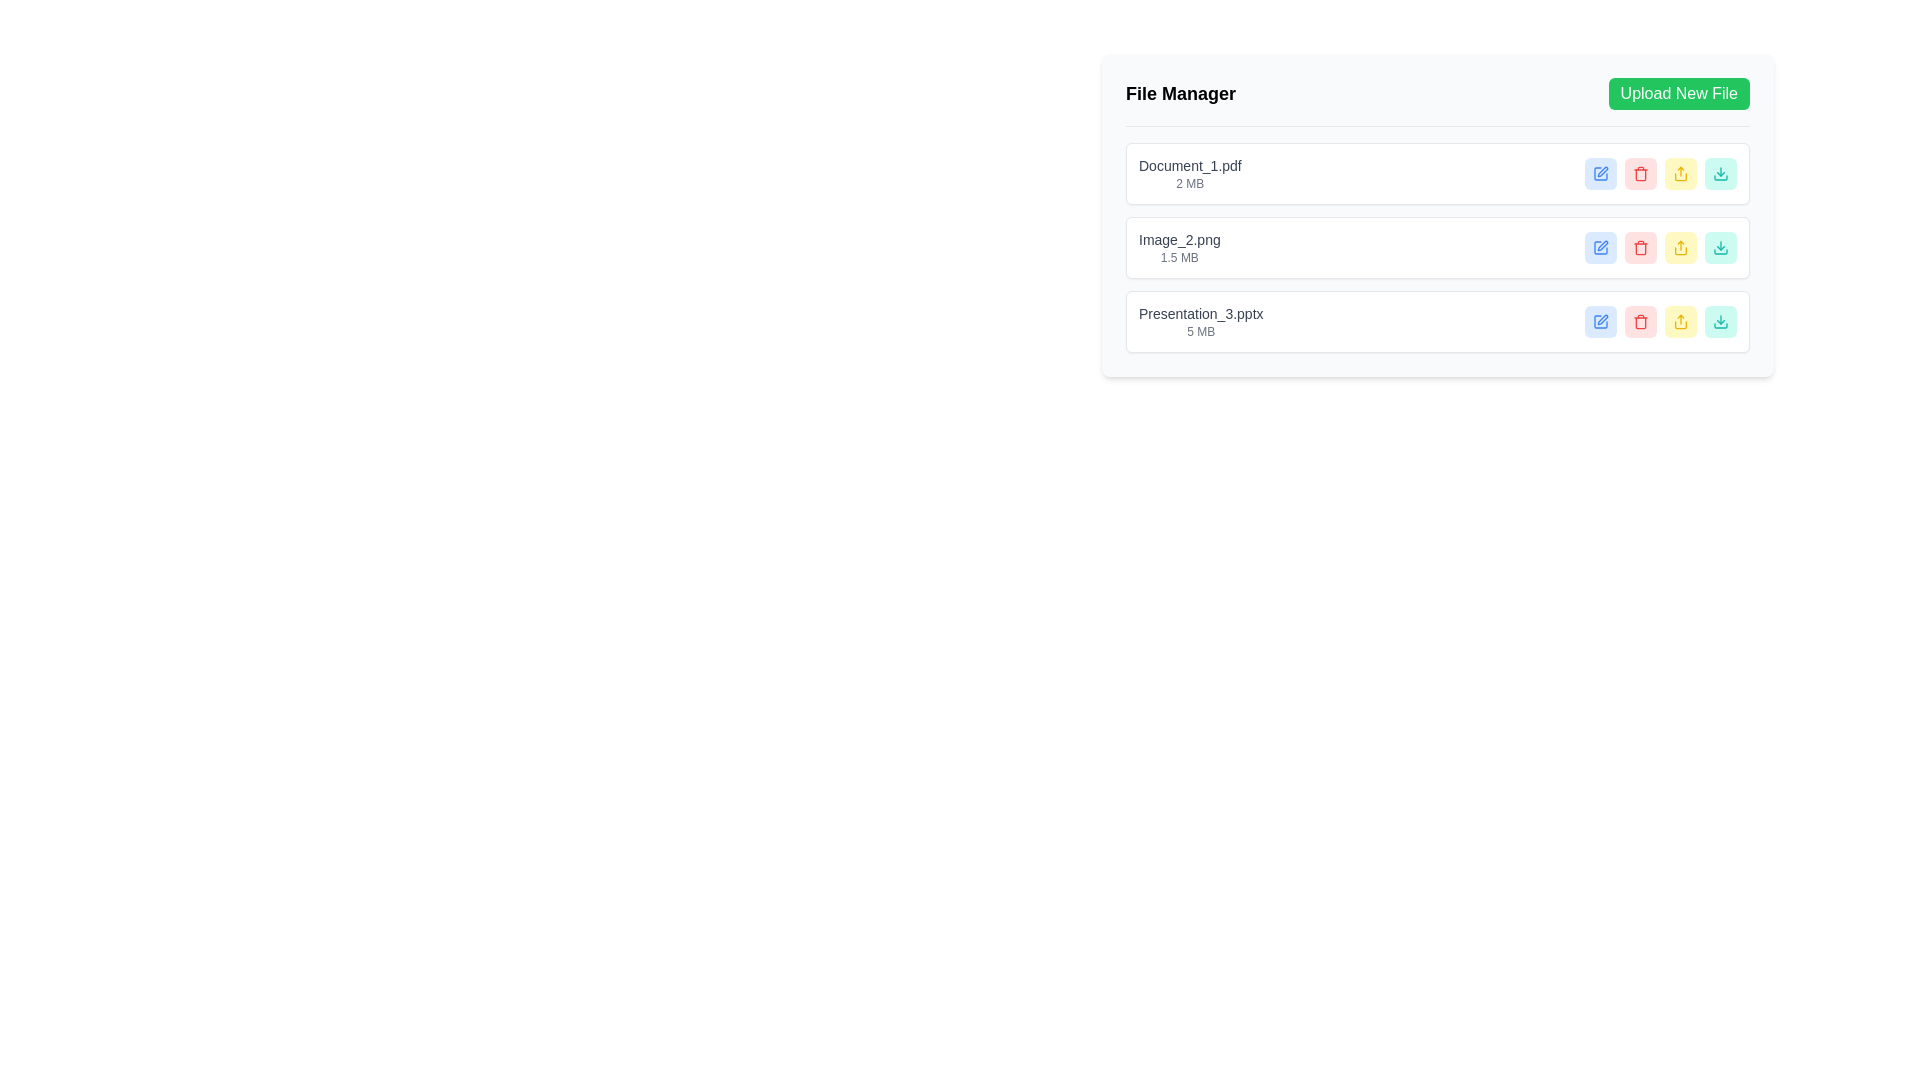 The height and width of the screenshot is (1080, 1920). What do you see at coordinates (1179, 238) in the screenshot?
I see `the text label displaying 'Image_2.png' in the 'File Manager' table, which is styled with a gray color and positioned in the second row` at bounding box center [1179, 238].